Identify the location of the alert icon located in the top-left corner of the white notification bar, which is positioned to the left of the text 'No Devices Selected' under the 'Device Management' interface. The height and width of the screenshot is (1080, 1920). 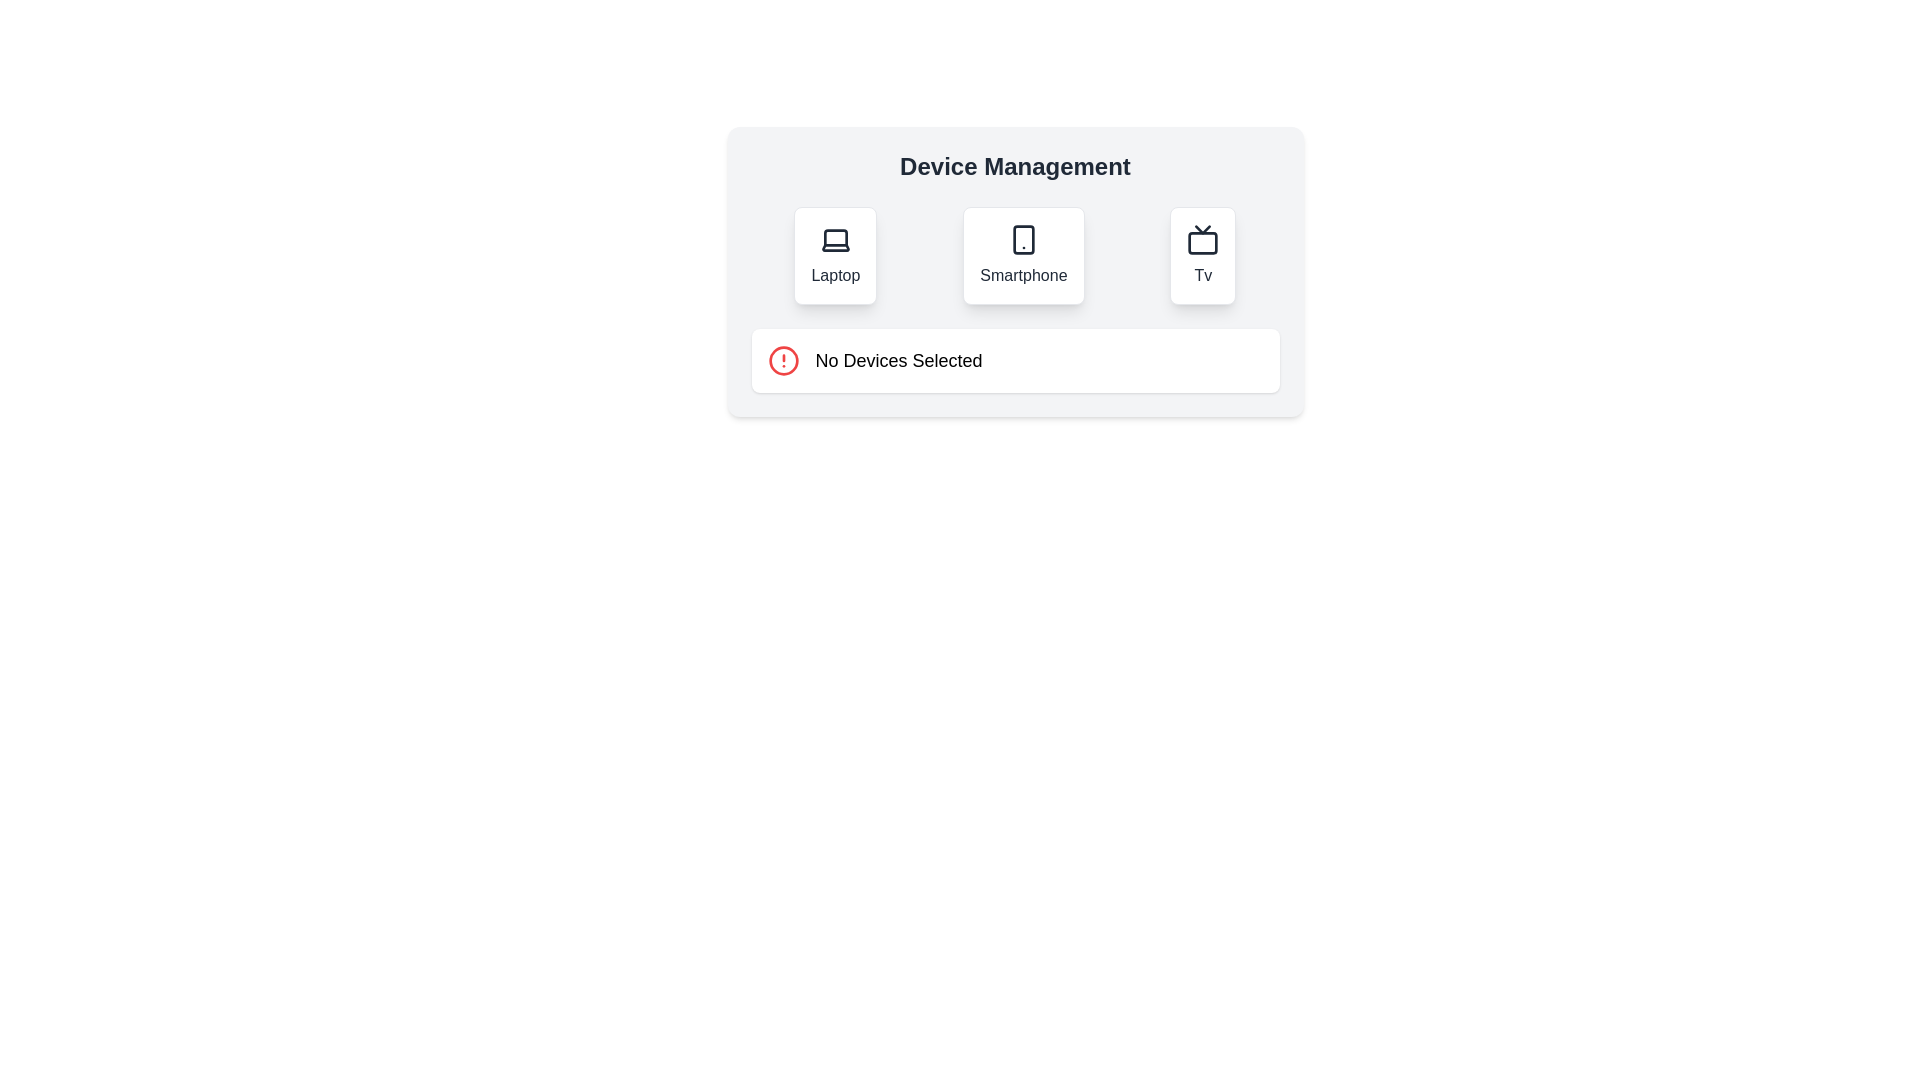
(782, 361).